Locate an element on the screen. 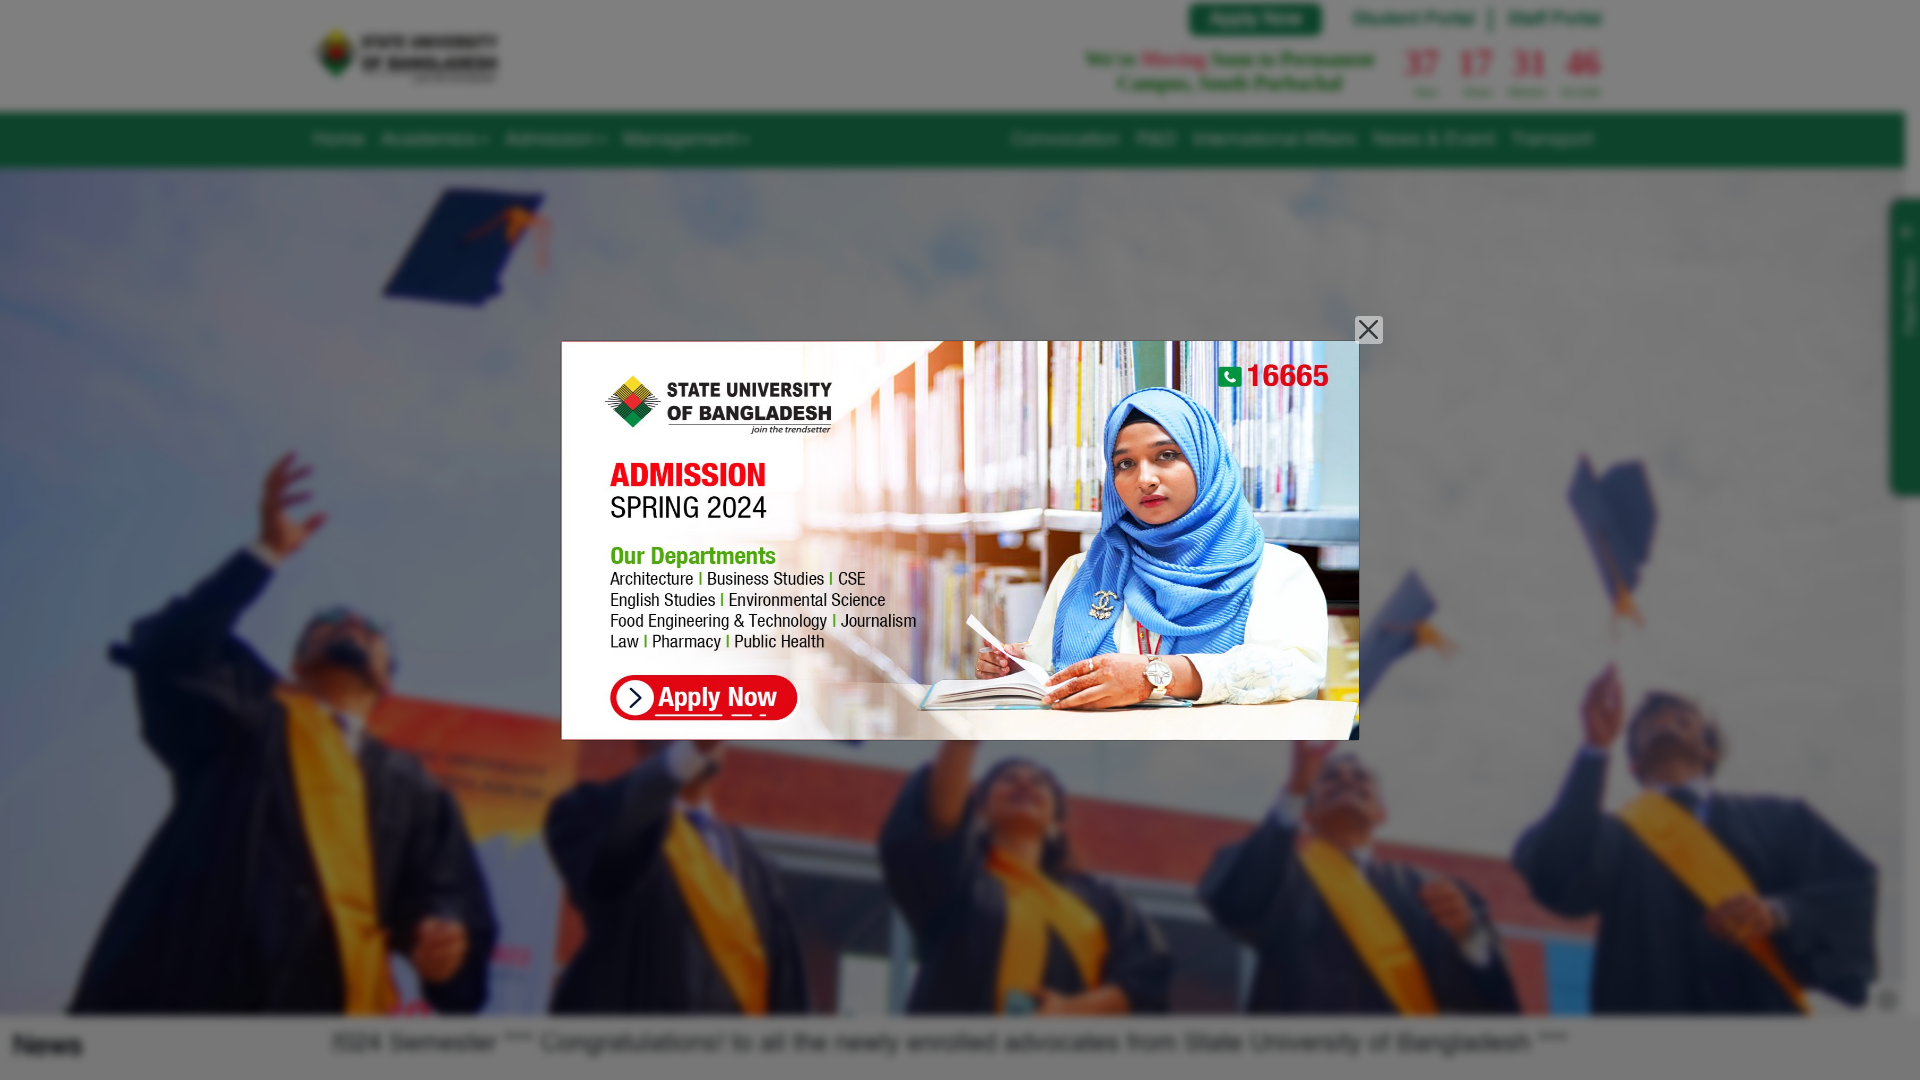 This screenshot has height=1080, width=1920. 'Academics' is located at coordinates (372, 138).